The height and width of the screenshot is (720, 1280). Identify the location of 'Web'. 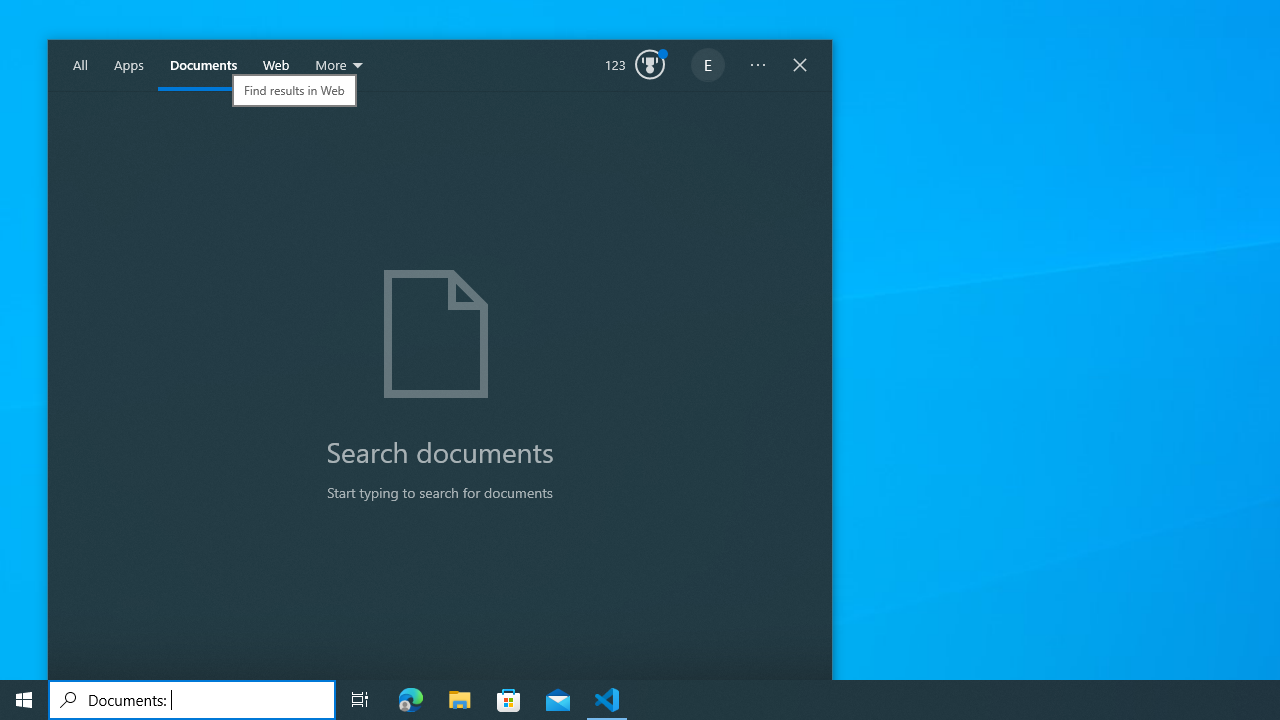
(275, 65).